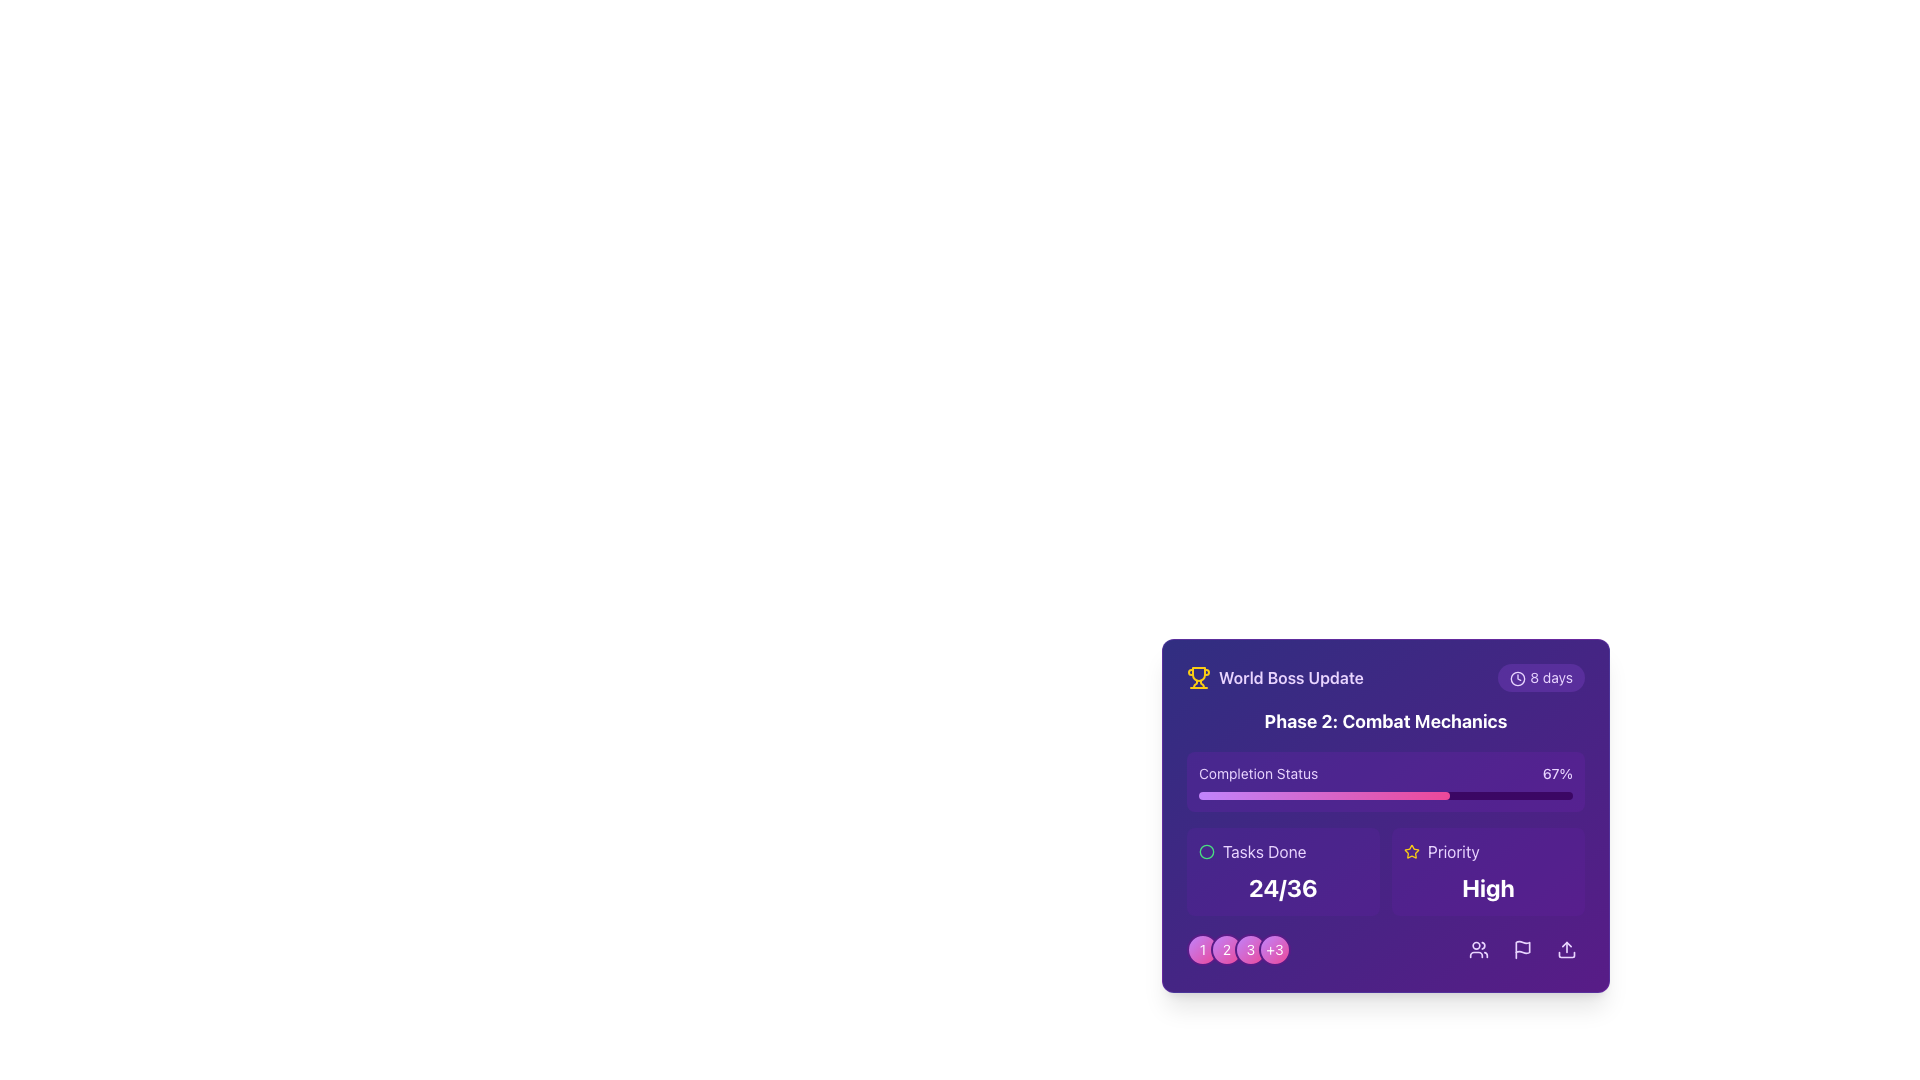 This screenshot has width=1920, height=1080. I want to click on the star icon with a yellow outline, which is part of a group of decorative icons located in the lower right corner of the interface, indicating achievements or ratings, so click(1410, 851).